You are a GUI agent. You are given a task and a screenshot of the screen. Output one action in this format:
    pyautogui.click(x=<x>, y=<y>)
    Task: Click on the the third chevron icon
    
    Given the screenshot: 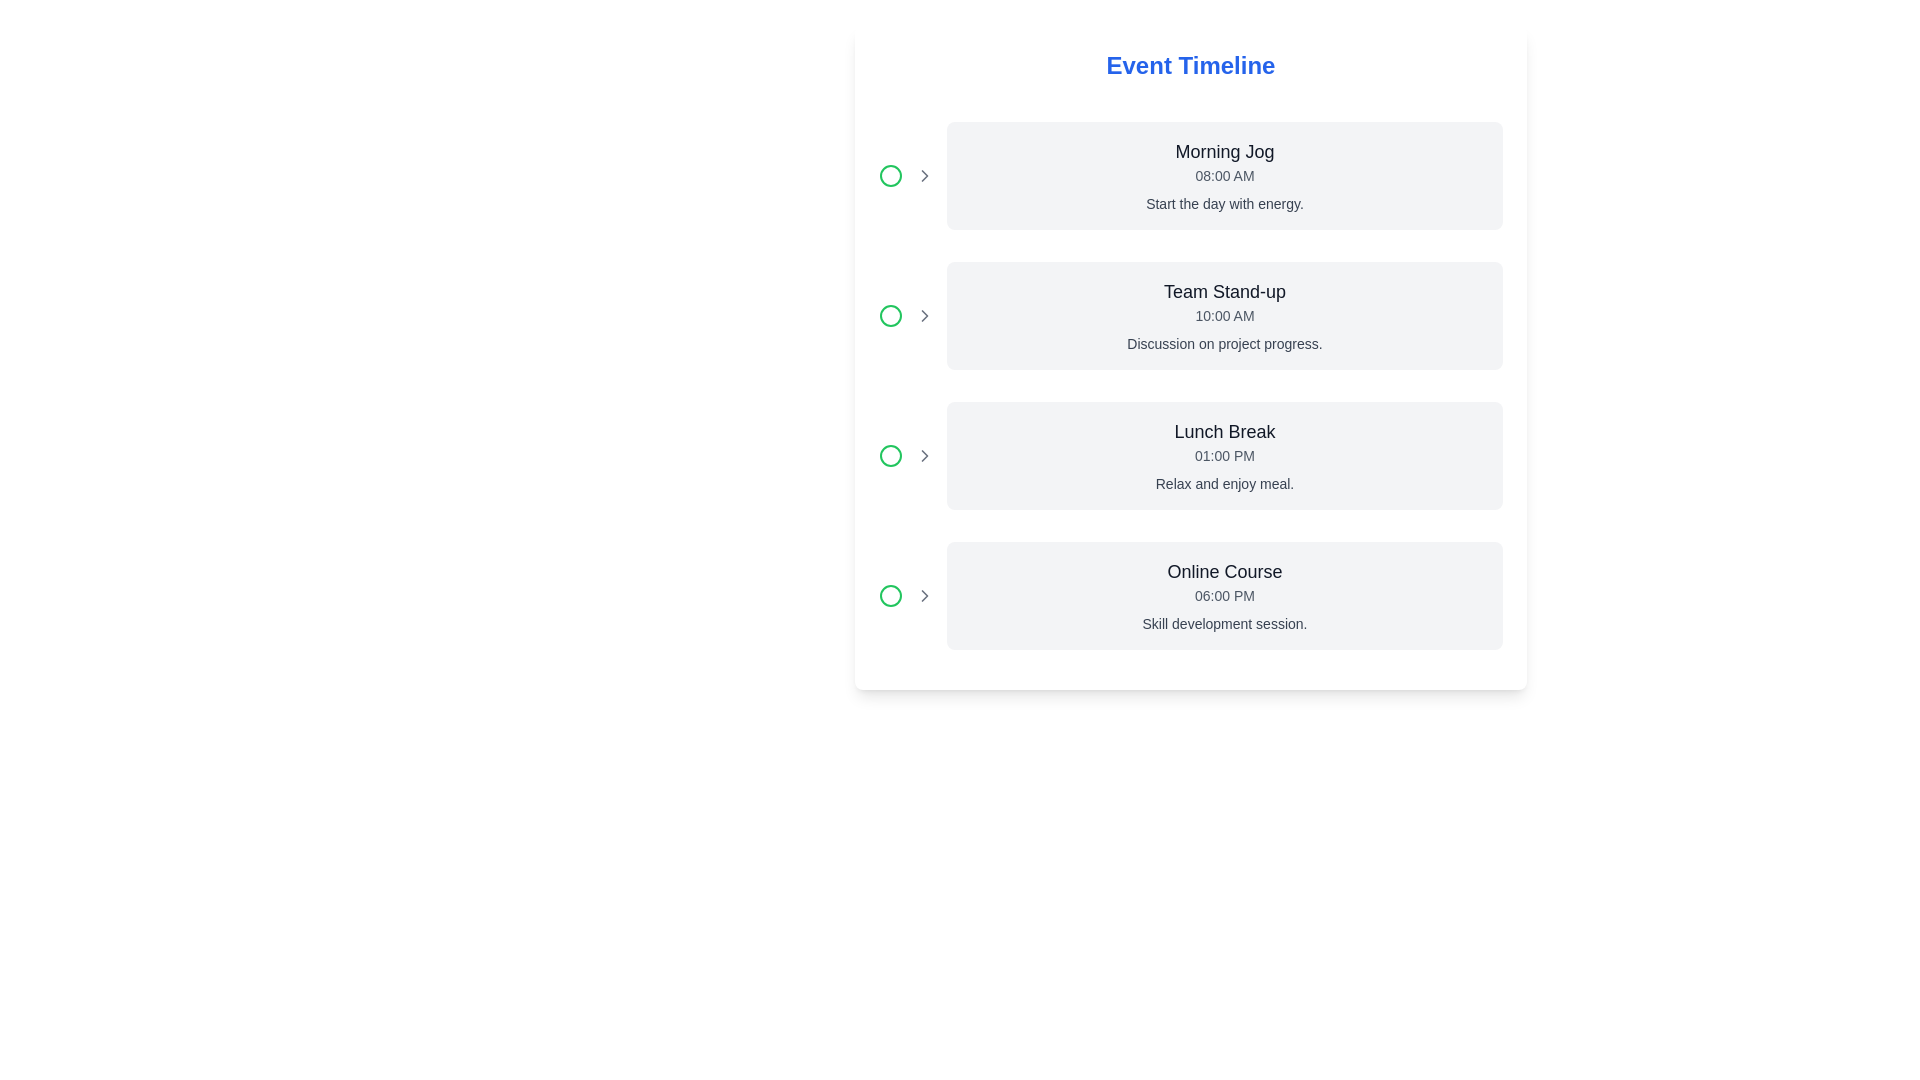 What is the action you would take?
    pyautogui.click(x=924, y=455)
    